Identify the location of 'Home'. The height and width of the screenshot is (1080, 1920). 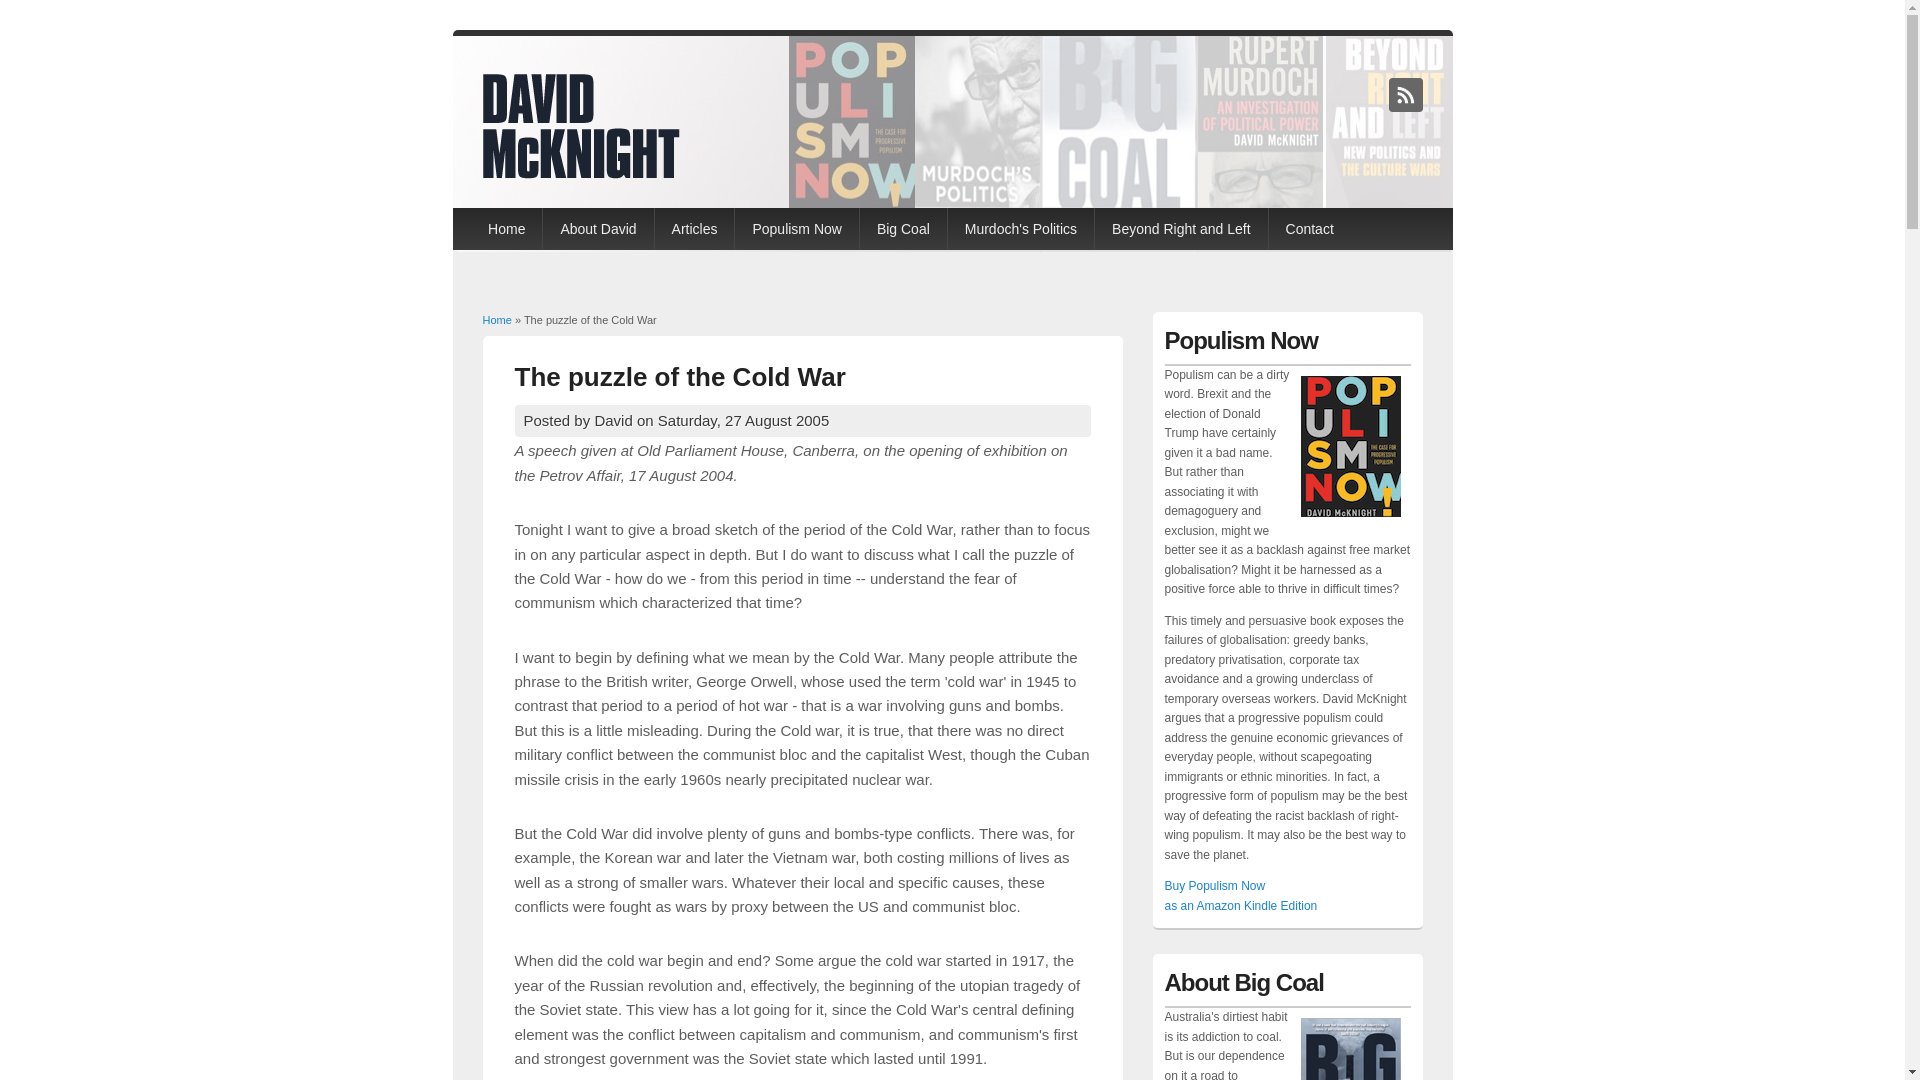
(496, 319).